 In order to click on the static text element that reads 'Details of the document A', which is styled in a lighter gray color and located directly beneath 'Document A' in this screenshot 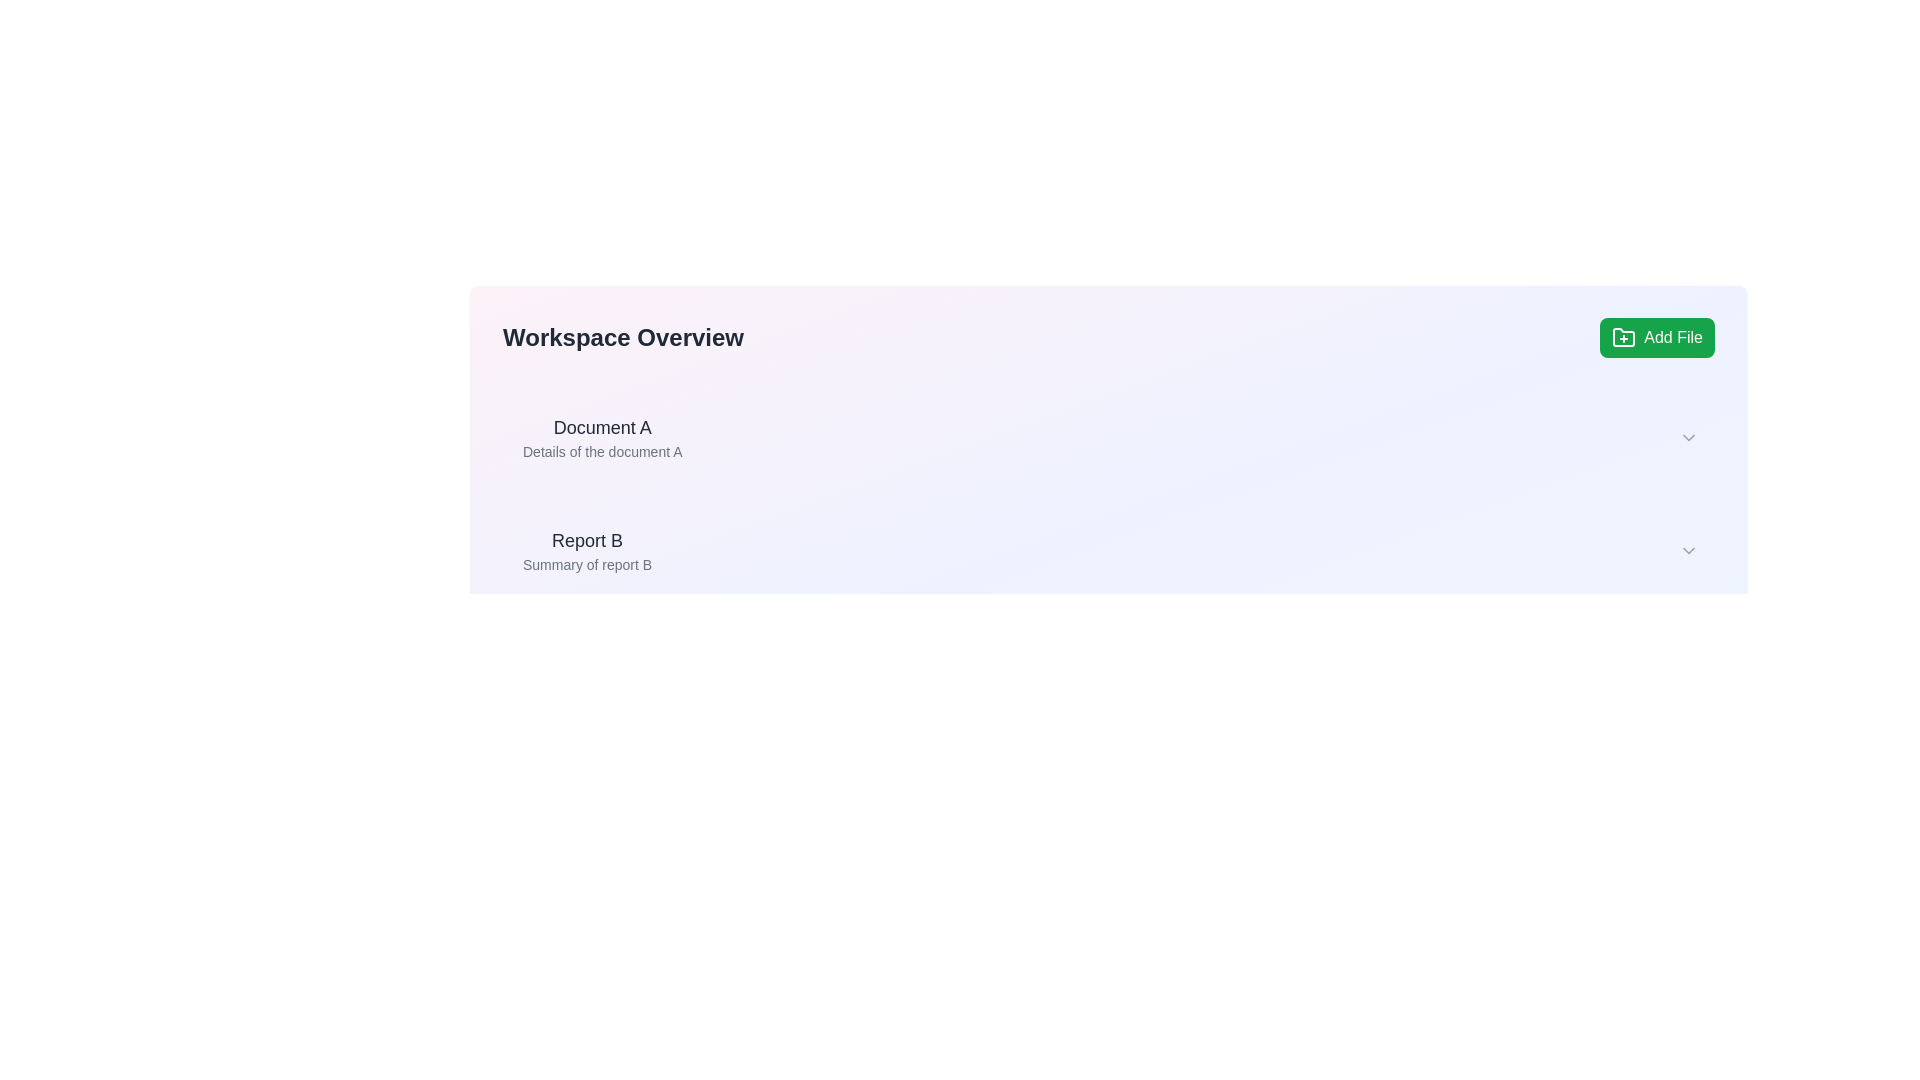, I will do `click(601, 451)`.